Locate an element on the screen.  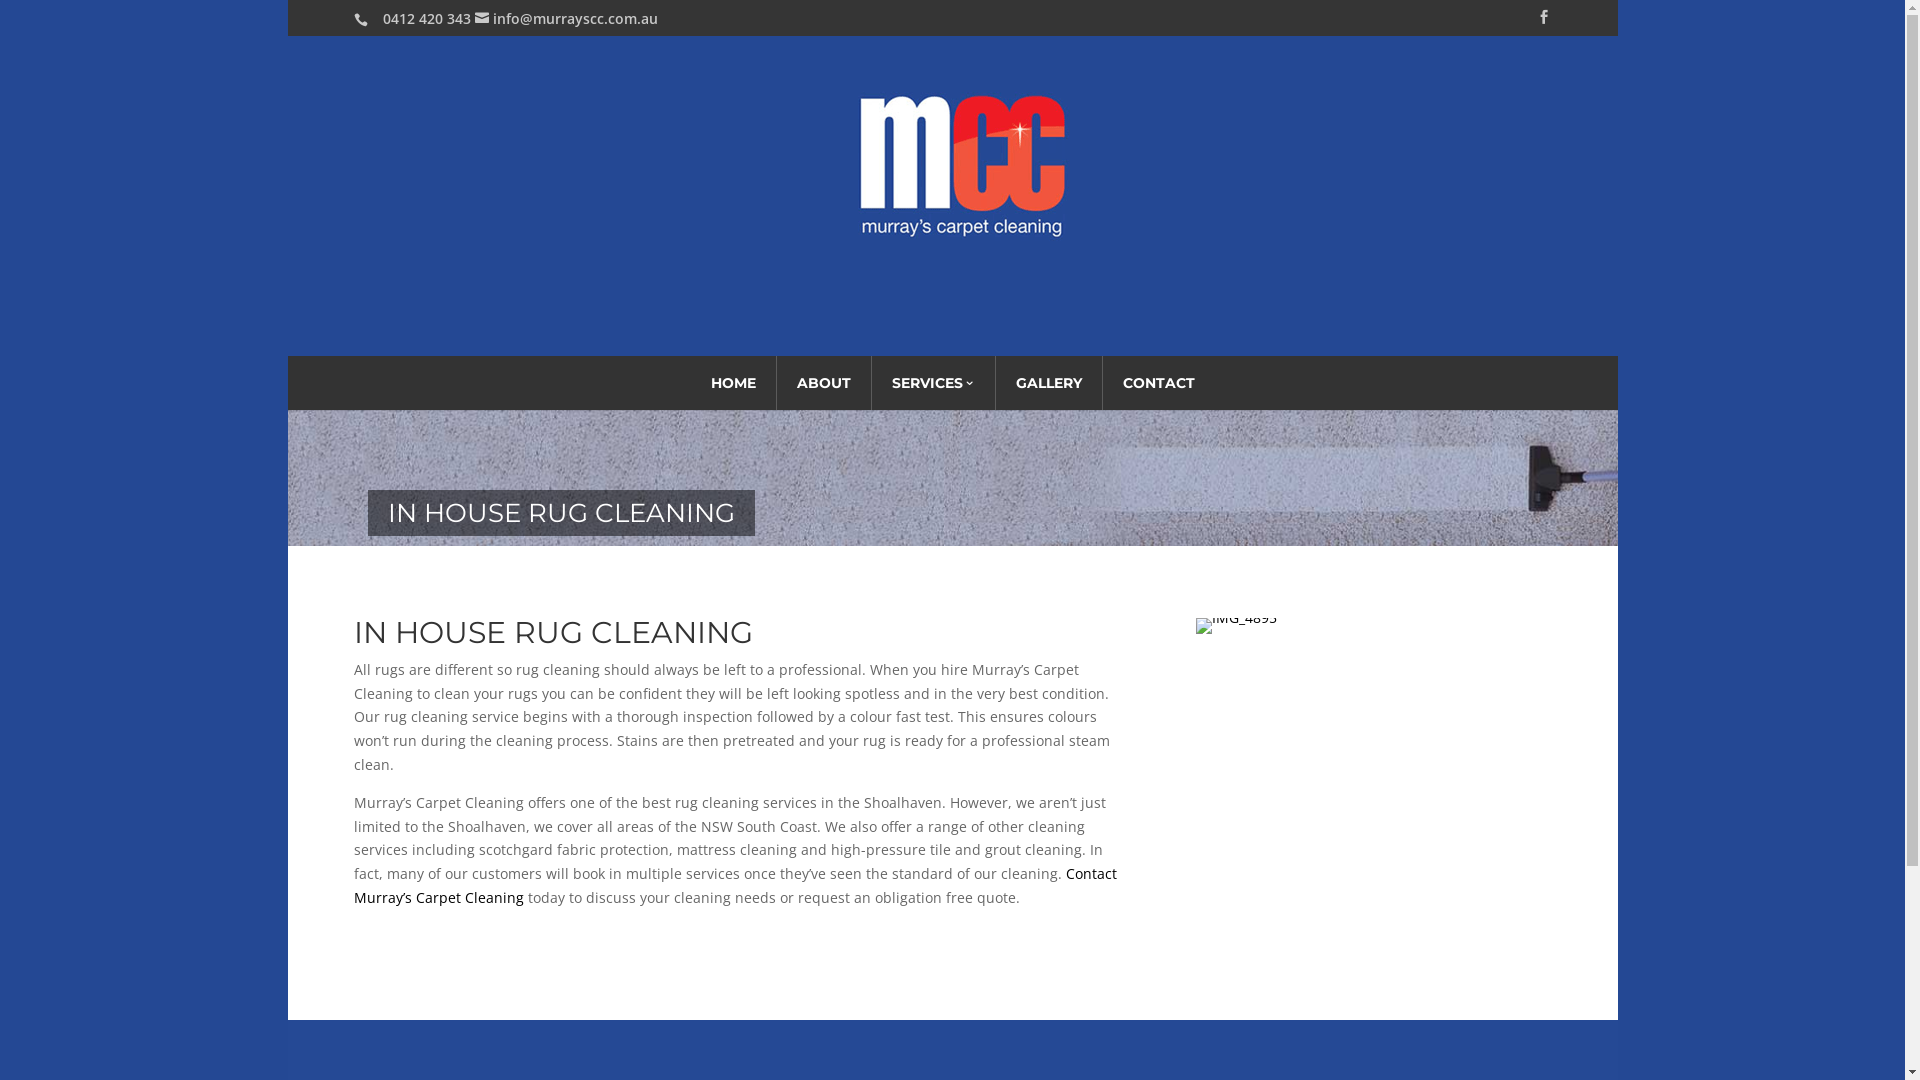
'GALLERY' is located at coordinates (996, 382).